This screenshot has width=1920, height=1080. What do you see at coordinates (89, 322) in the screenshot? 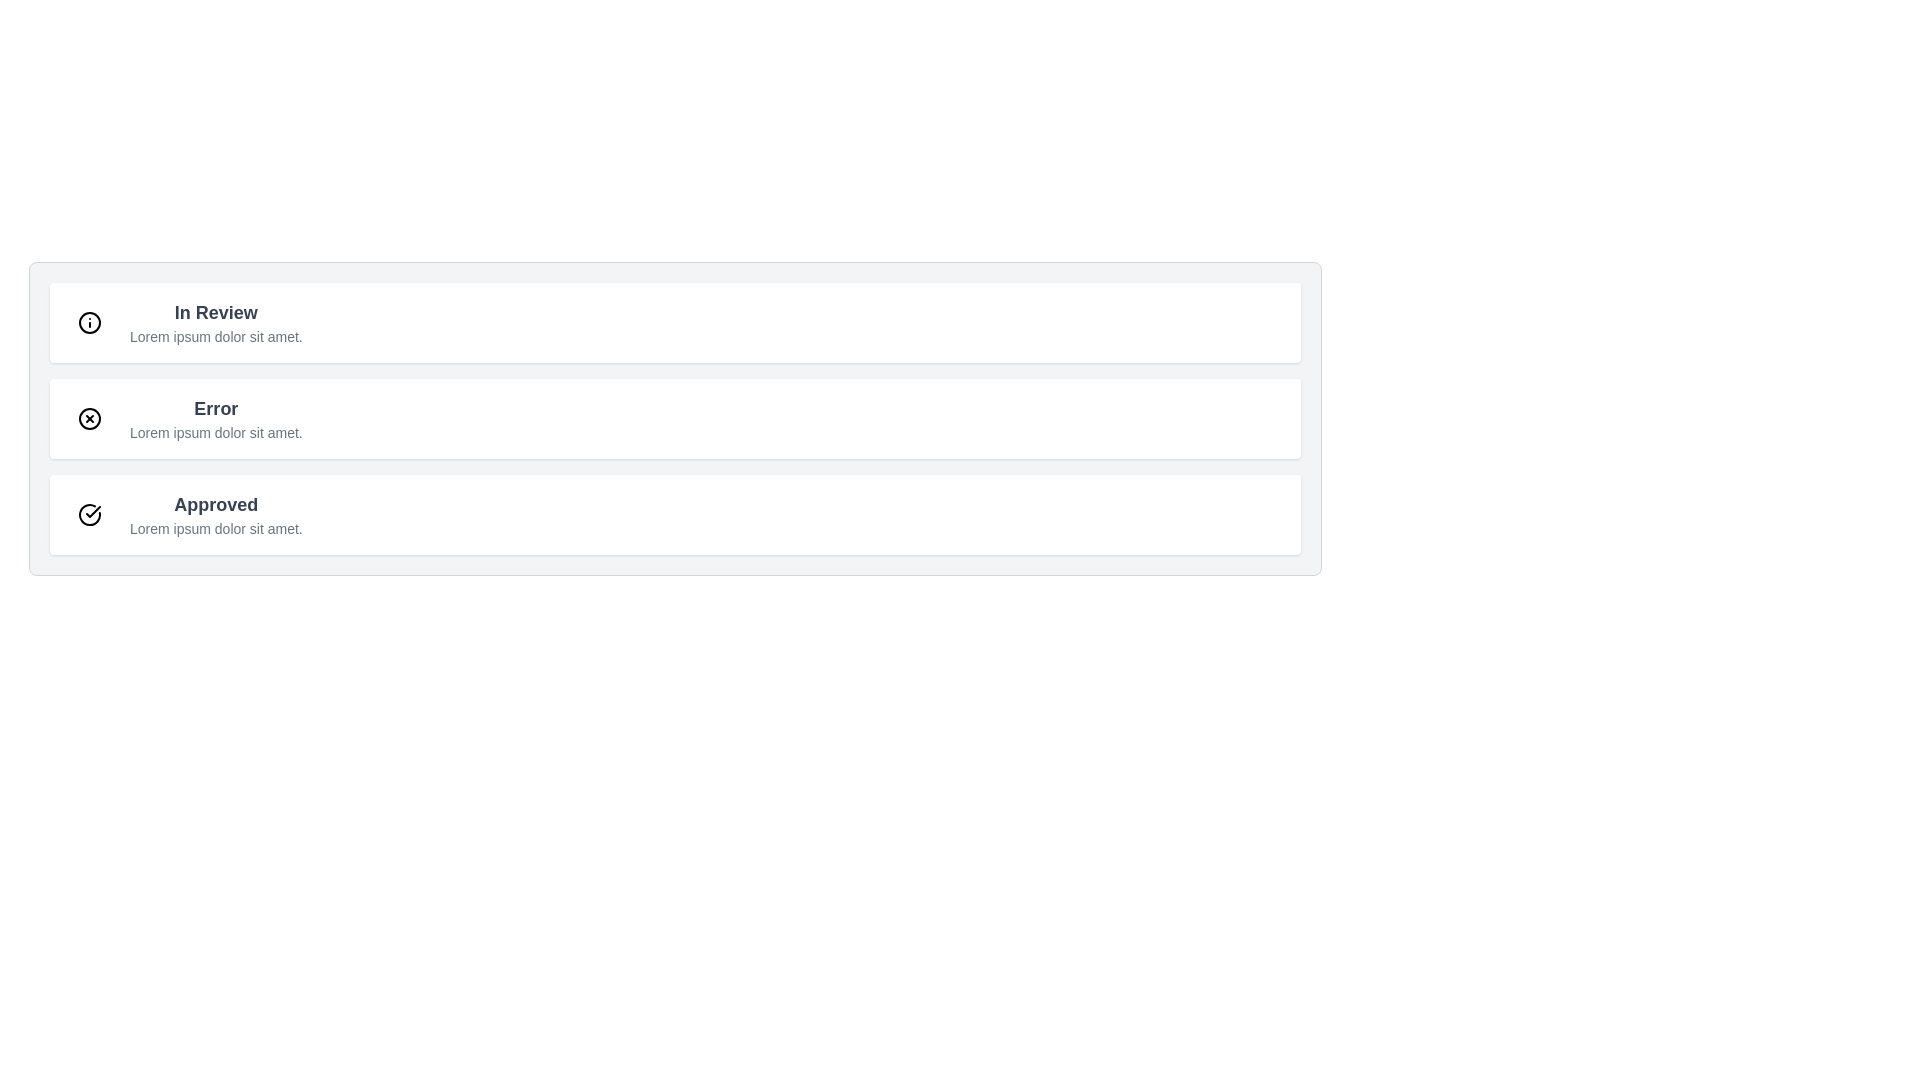
I see `the circular orange information icon located to the left of the 'In Review' text in the top section of the vertical list` at bounding box center [89, 322].